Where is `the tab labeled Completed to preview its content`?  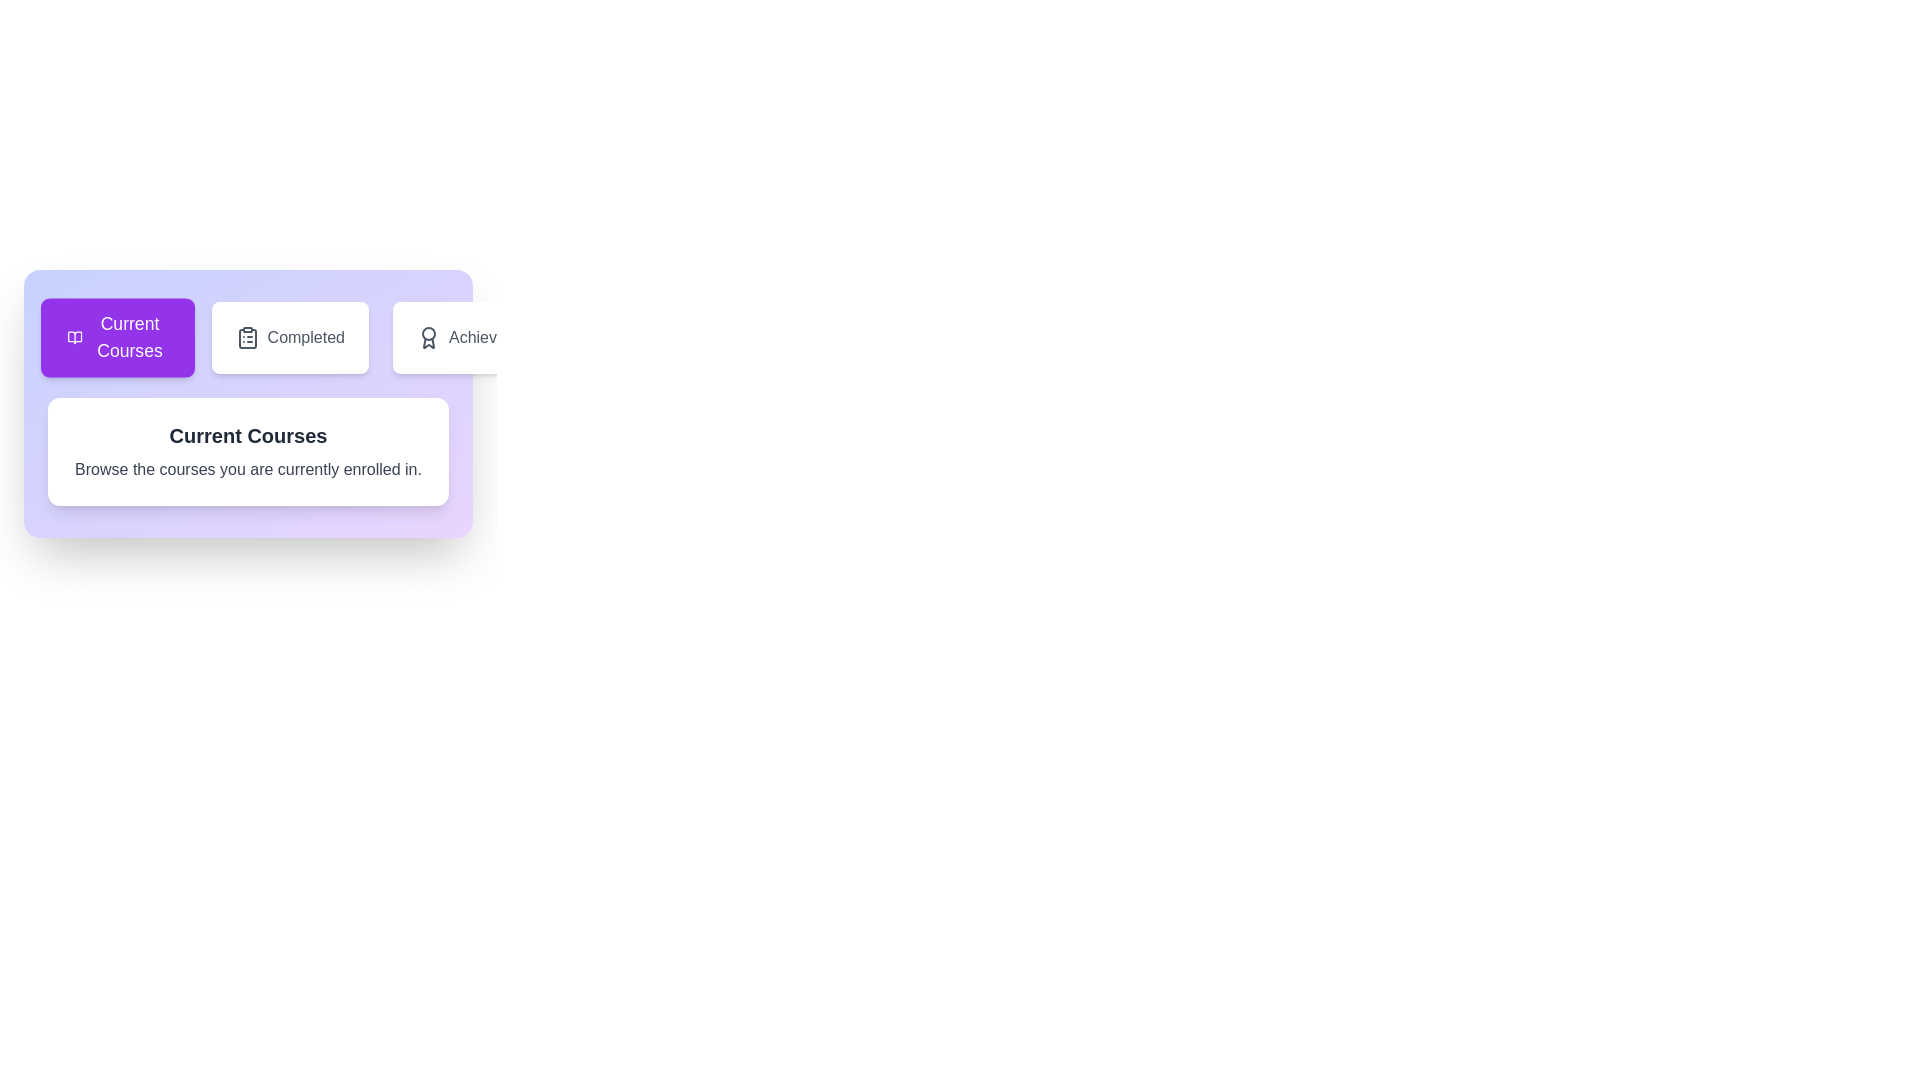
the tab labeled Completed to preview its content is located at coordinates (289, 337).